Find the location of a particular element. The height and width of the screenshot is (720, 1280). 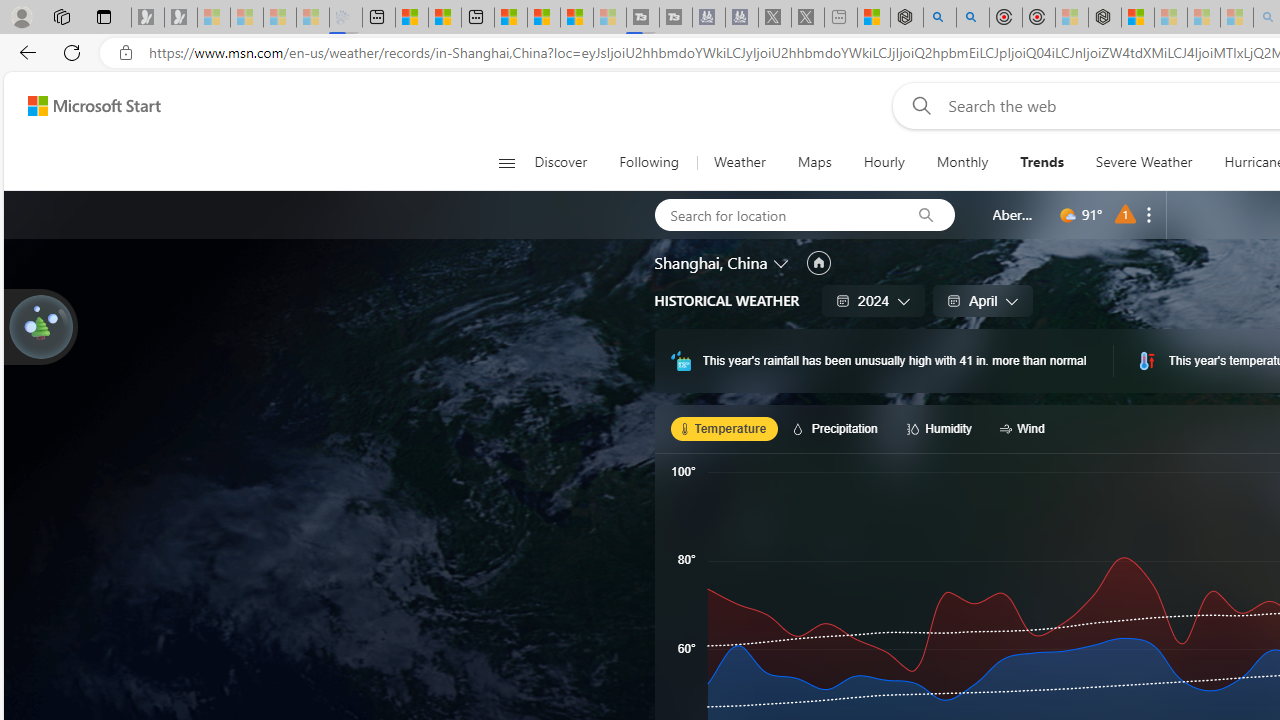

'Temperature' is located at coordinates (723, 427).